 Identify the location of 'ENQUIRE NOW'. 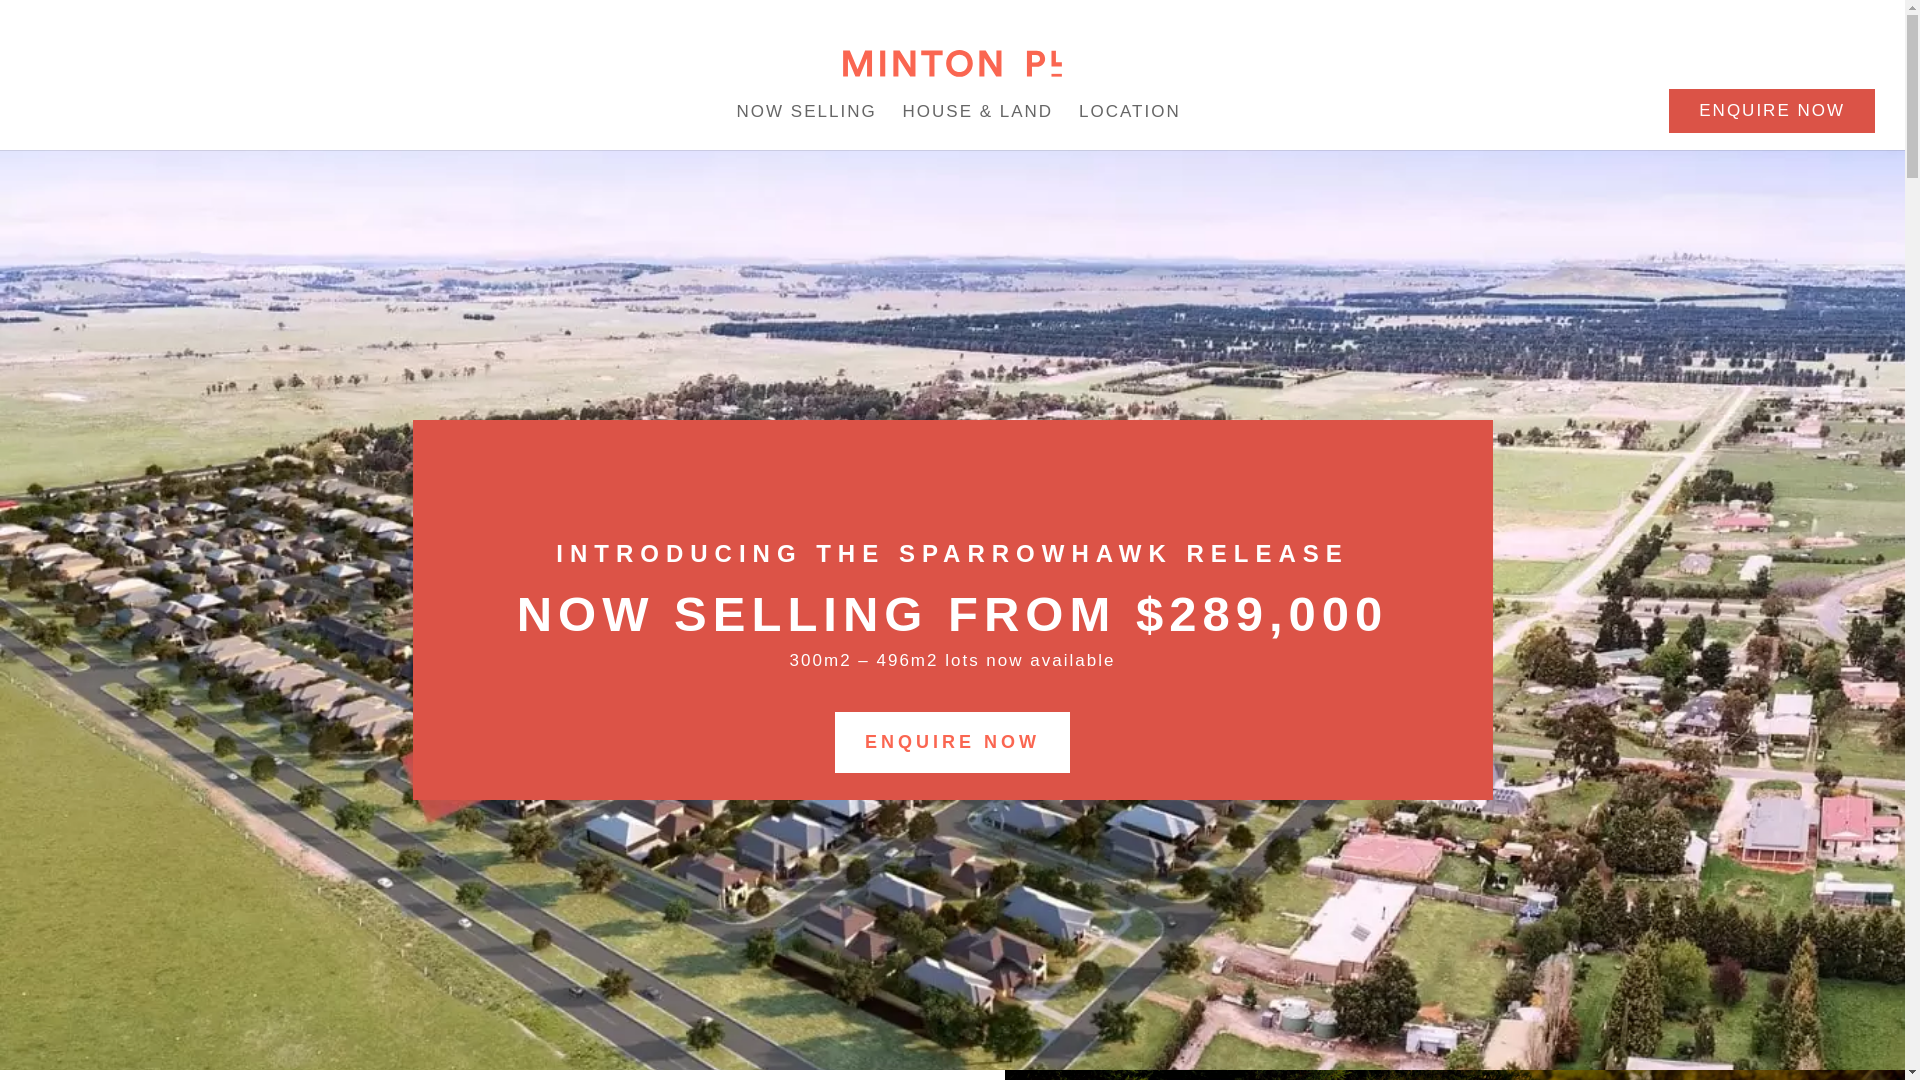
(1771, 111).